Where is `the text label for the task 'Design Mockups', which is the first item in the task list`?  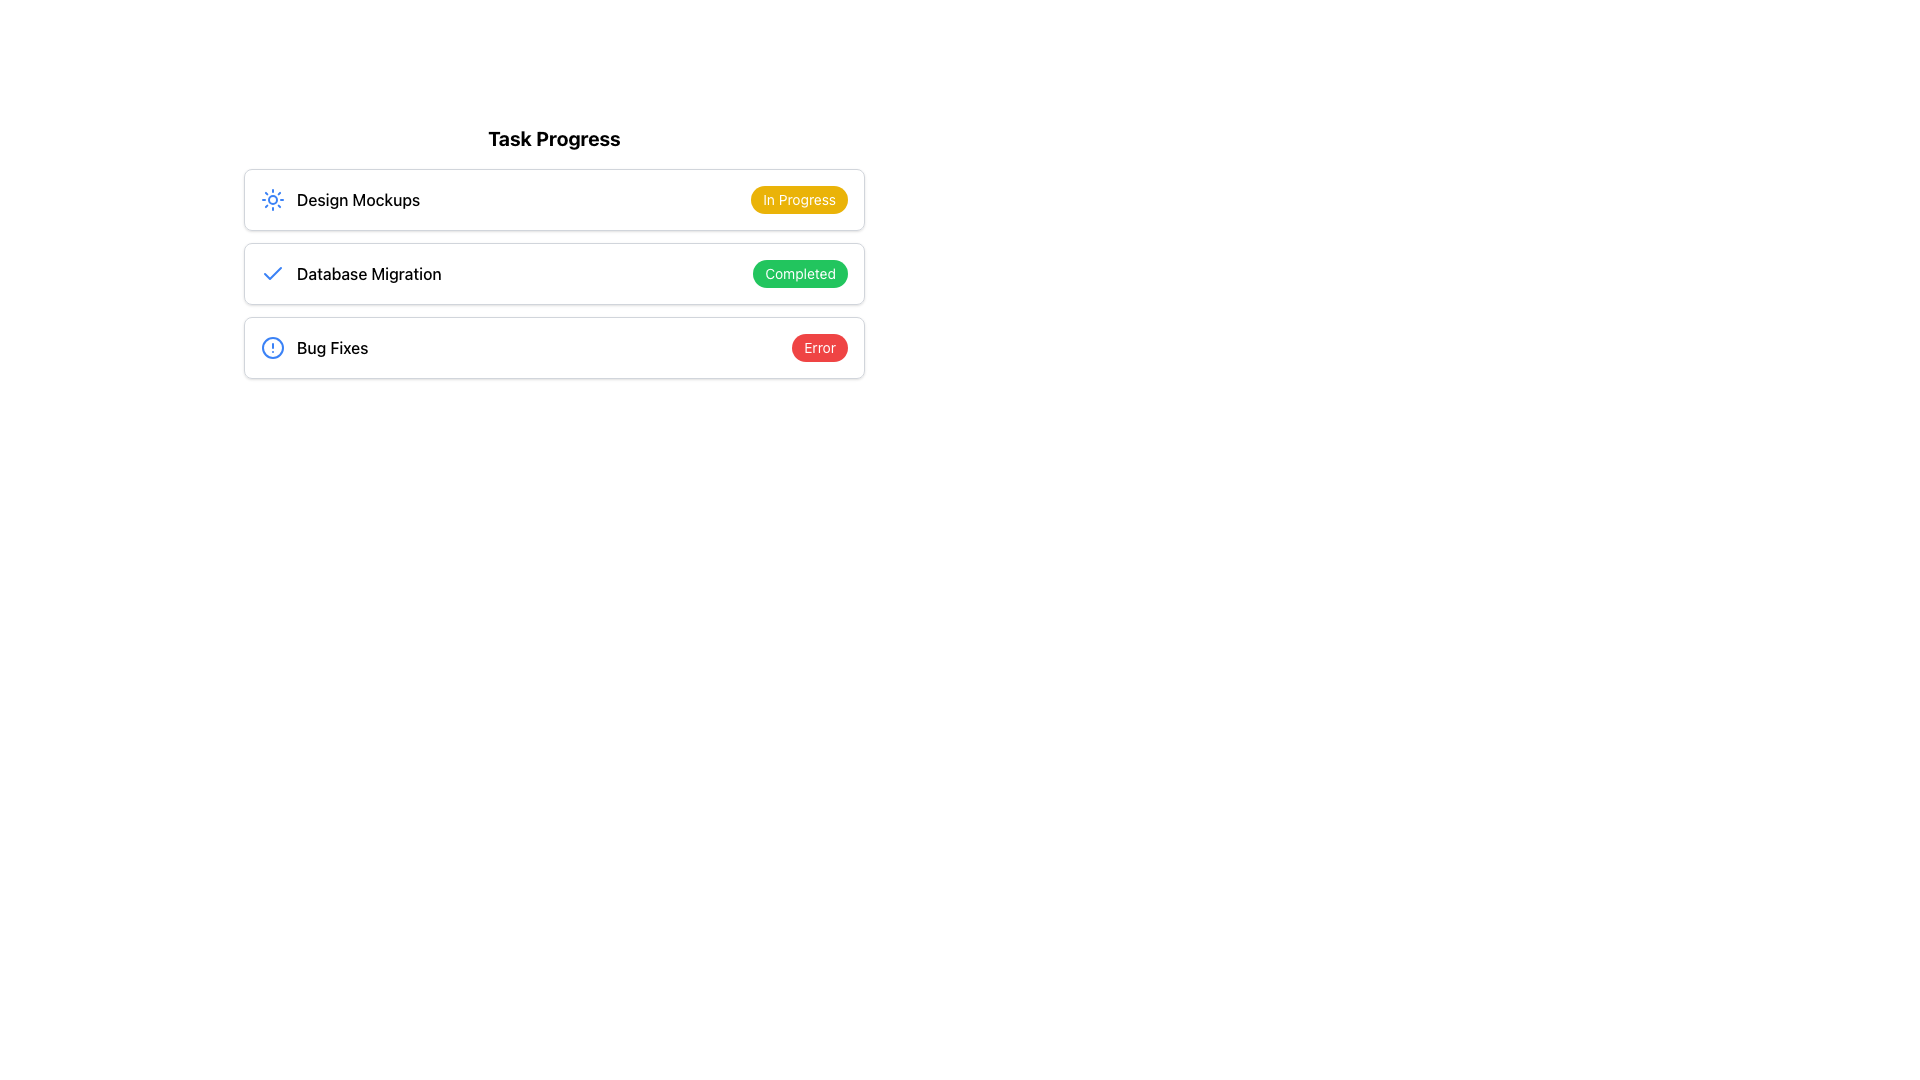 the text label for the task 'Design Mockups', which is the first item in the task list is located at coordinates (340, 200).